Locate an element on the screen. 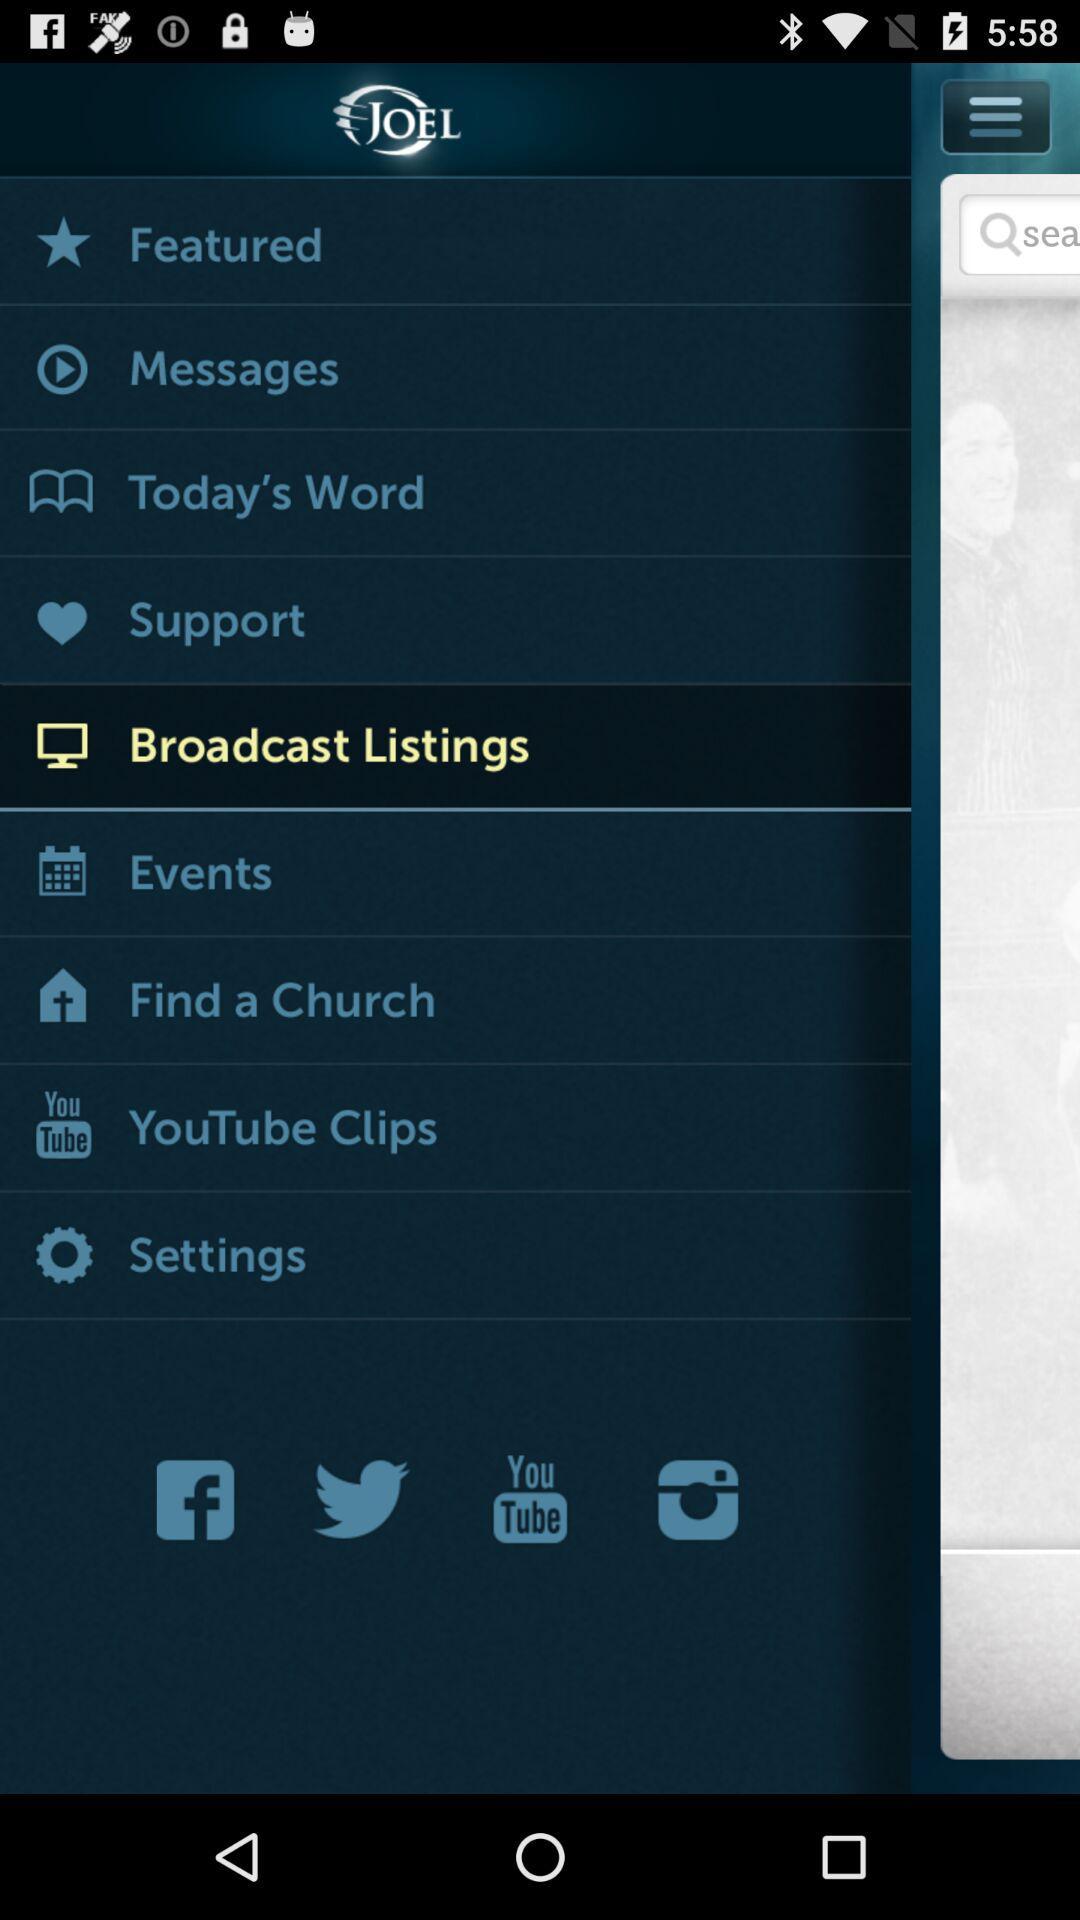 Image resolution: width=1080 pixels, height=1920 pixels. facebook page is located at coordinates (201, 1499).